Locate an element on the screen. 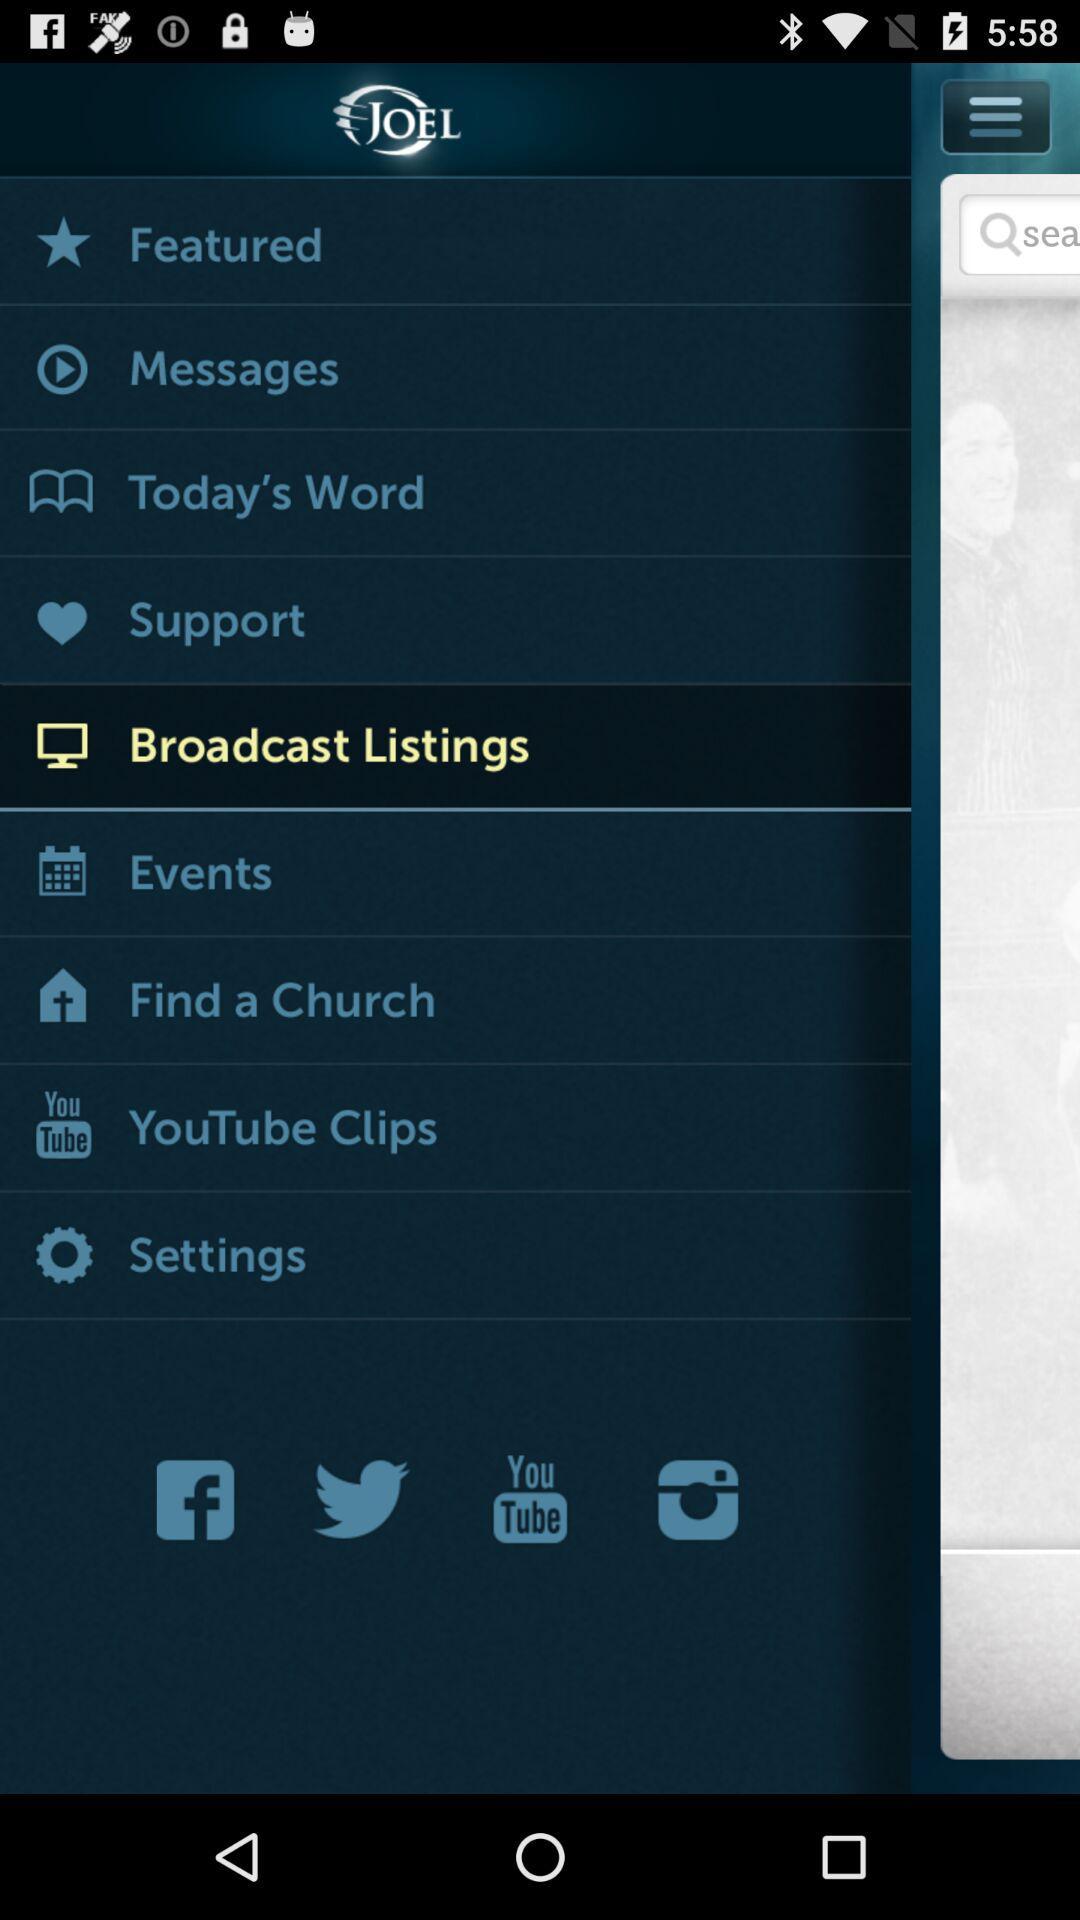 Image resolution: width=1080 pixels, height=1920 pixels. facebook page is located at coordinates (201, 1499).